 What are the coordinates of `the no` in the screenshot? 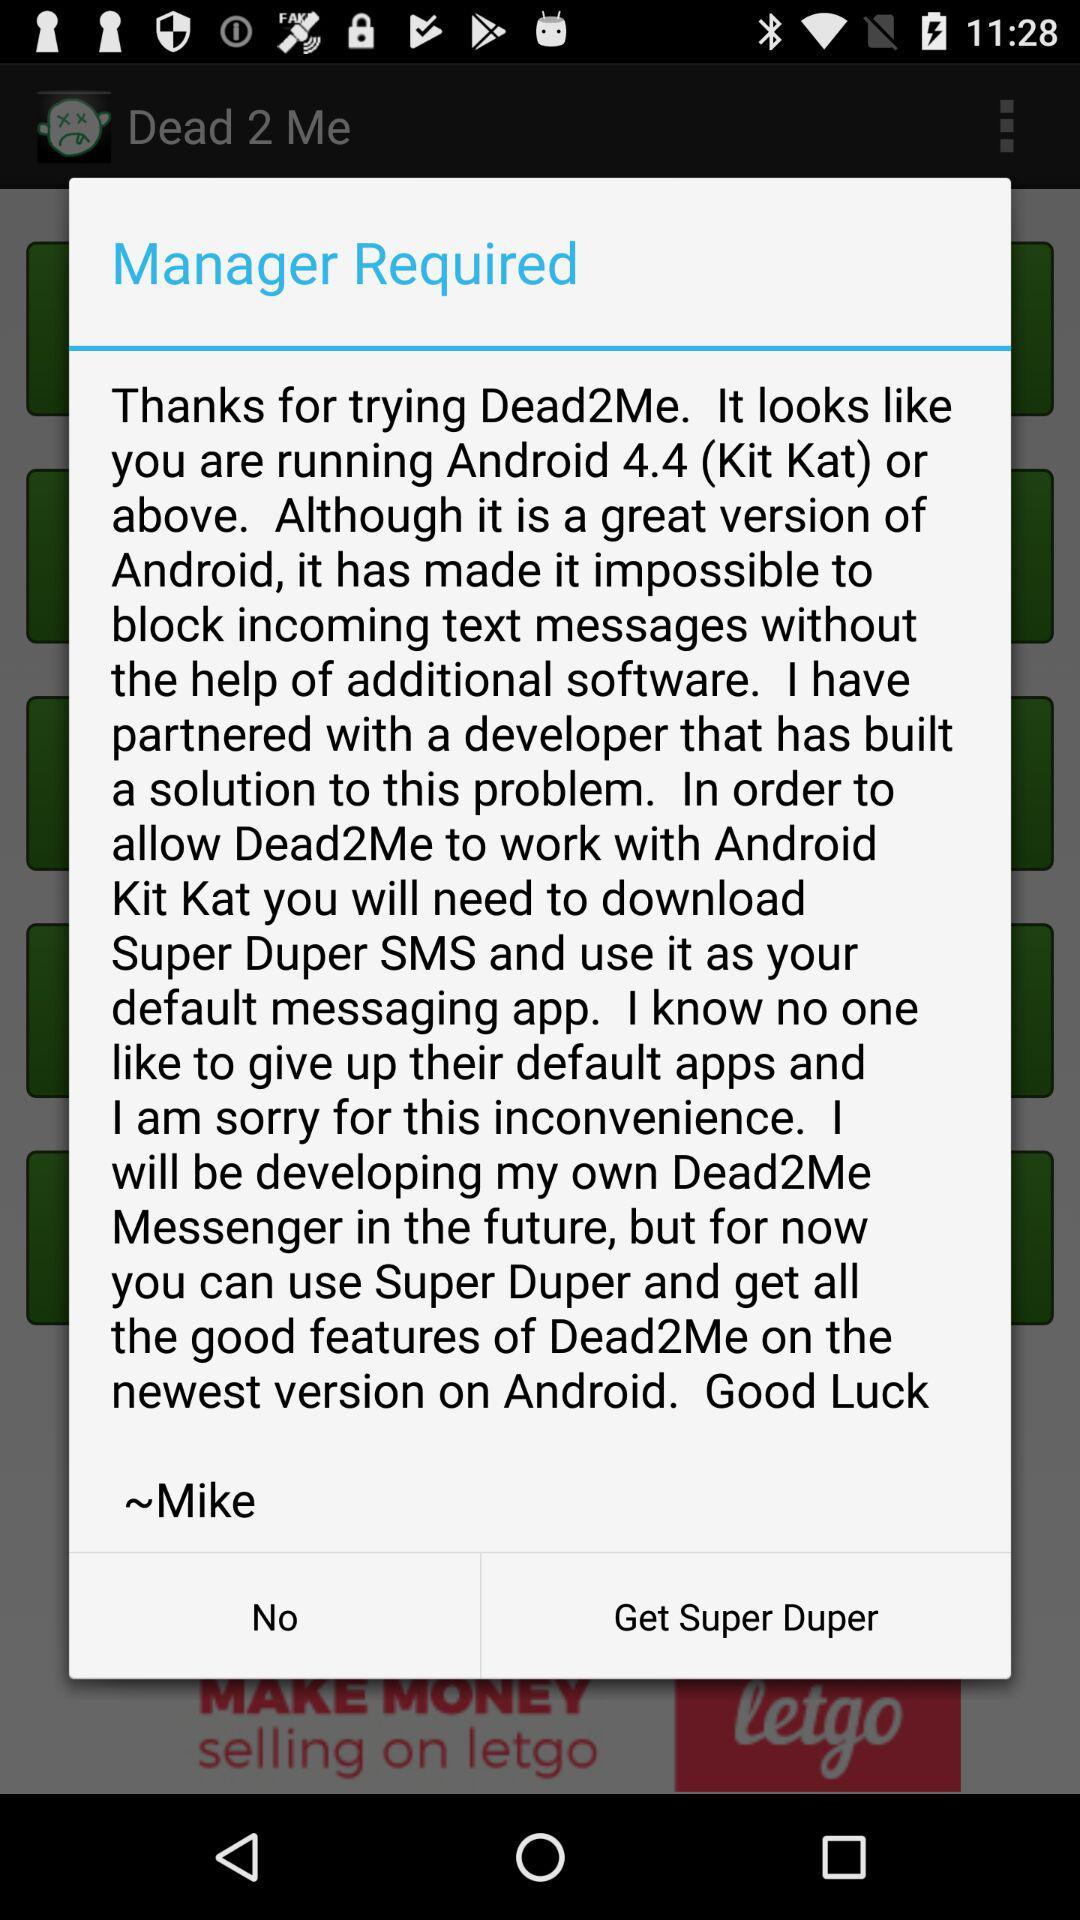 It's located at (274, 1616).